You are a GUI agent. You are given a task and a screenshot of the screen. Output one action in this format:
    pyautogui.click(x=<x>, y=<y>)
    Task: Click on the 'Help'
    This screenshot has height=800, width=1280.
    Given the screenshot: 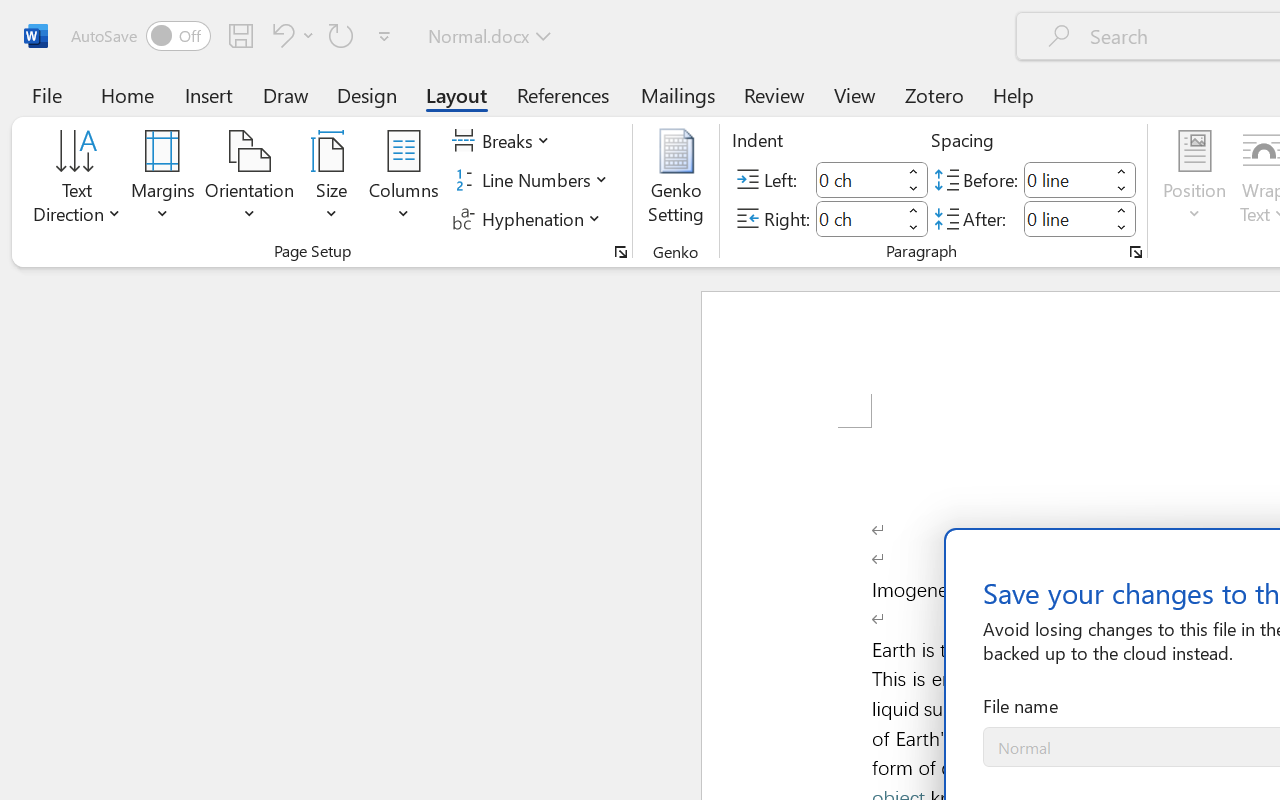 What is the action you would take?
    pyautogui.click(x=1013, y=94)
    